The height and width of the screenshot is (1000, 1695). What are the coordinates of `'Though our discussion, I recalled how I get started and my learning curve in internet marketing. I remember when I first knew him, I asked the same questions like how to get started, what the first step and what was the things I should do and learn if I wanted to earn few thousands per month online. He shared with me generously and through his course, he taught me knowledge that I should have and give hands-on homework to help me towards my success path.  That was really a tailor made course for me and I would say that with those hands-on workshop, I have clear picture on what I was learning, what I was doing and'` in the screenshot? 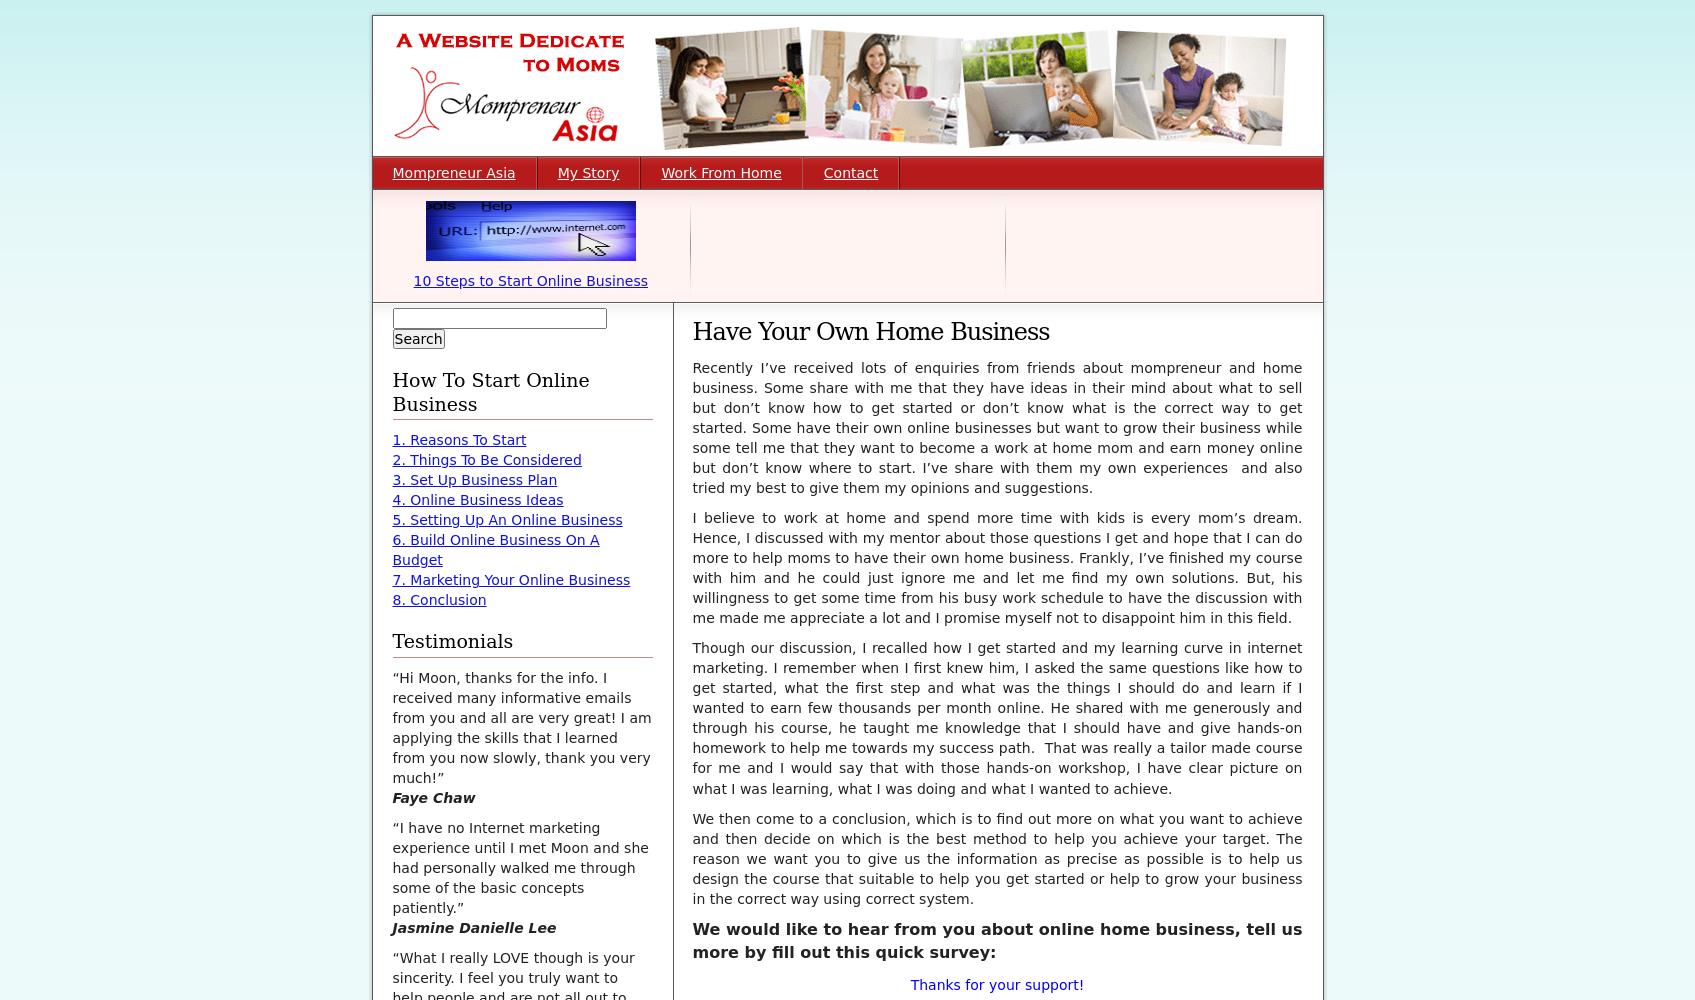 It's located at (995, 717).